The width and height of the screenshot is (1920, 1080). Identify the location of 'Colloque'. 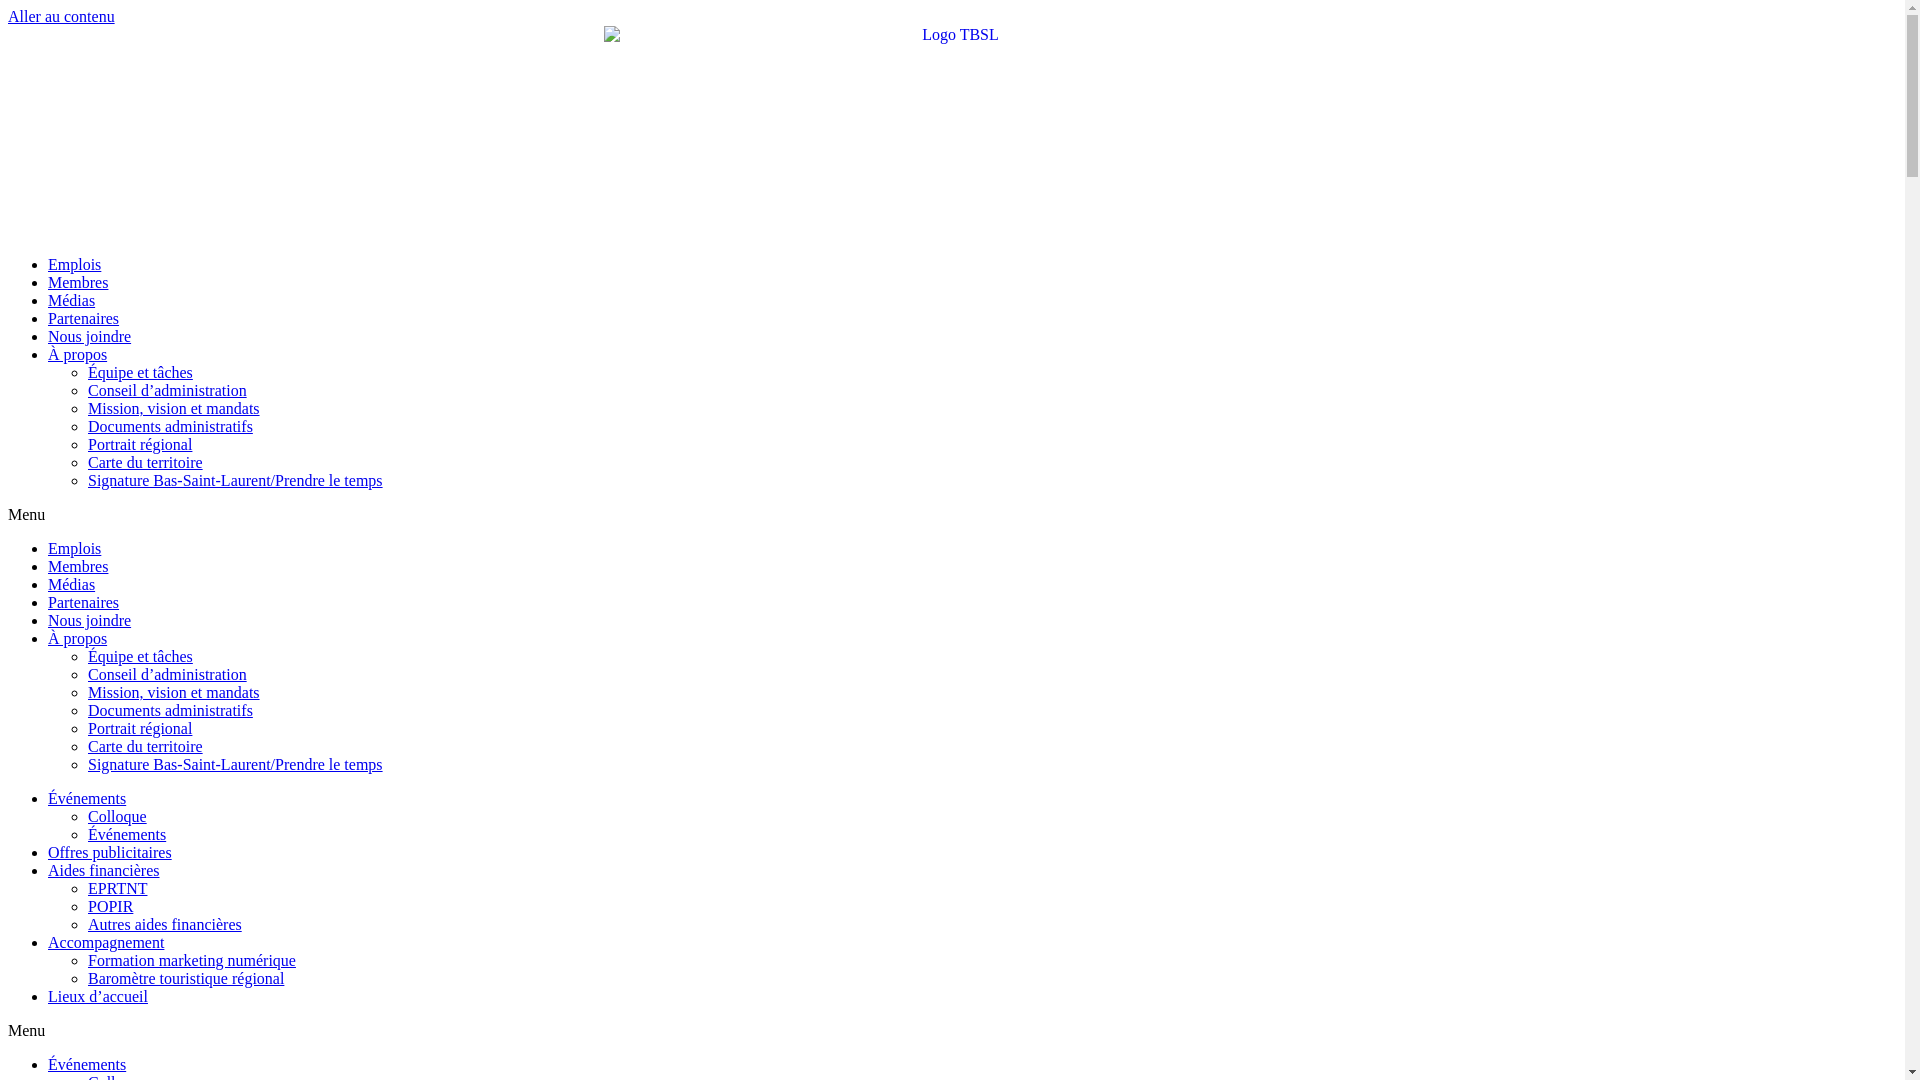
(116, 816).